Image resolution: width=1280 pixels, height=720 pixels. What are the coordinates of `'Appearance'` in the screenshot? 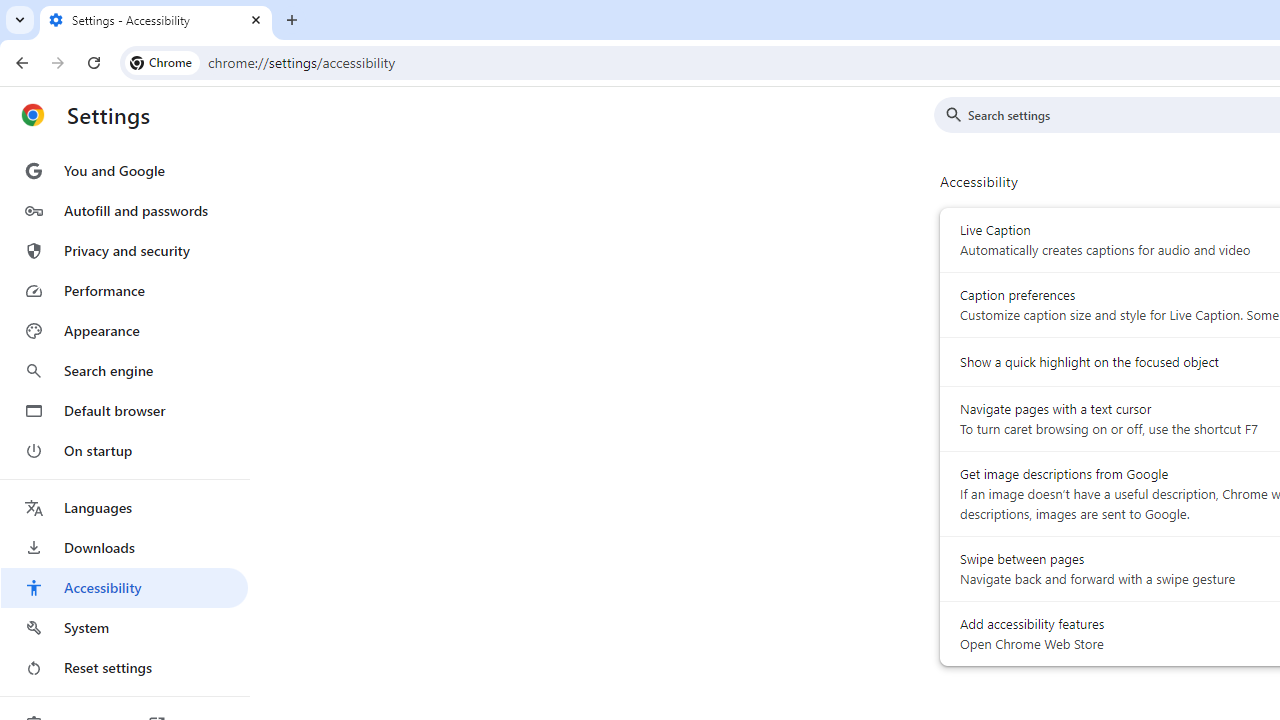 It's located at (123, 330).